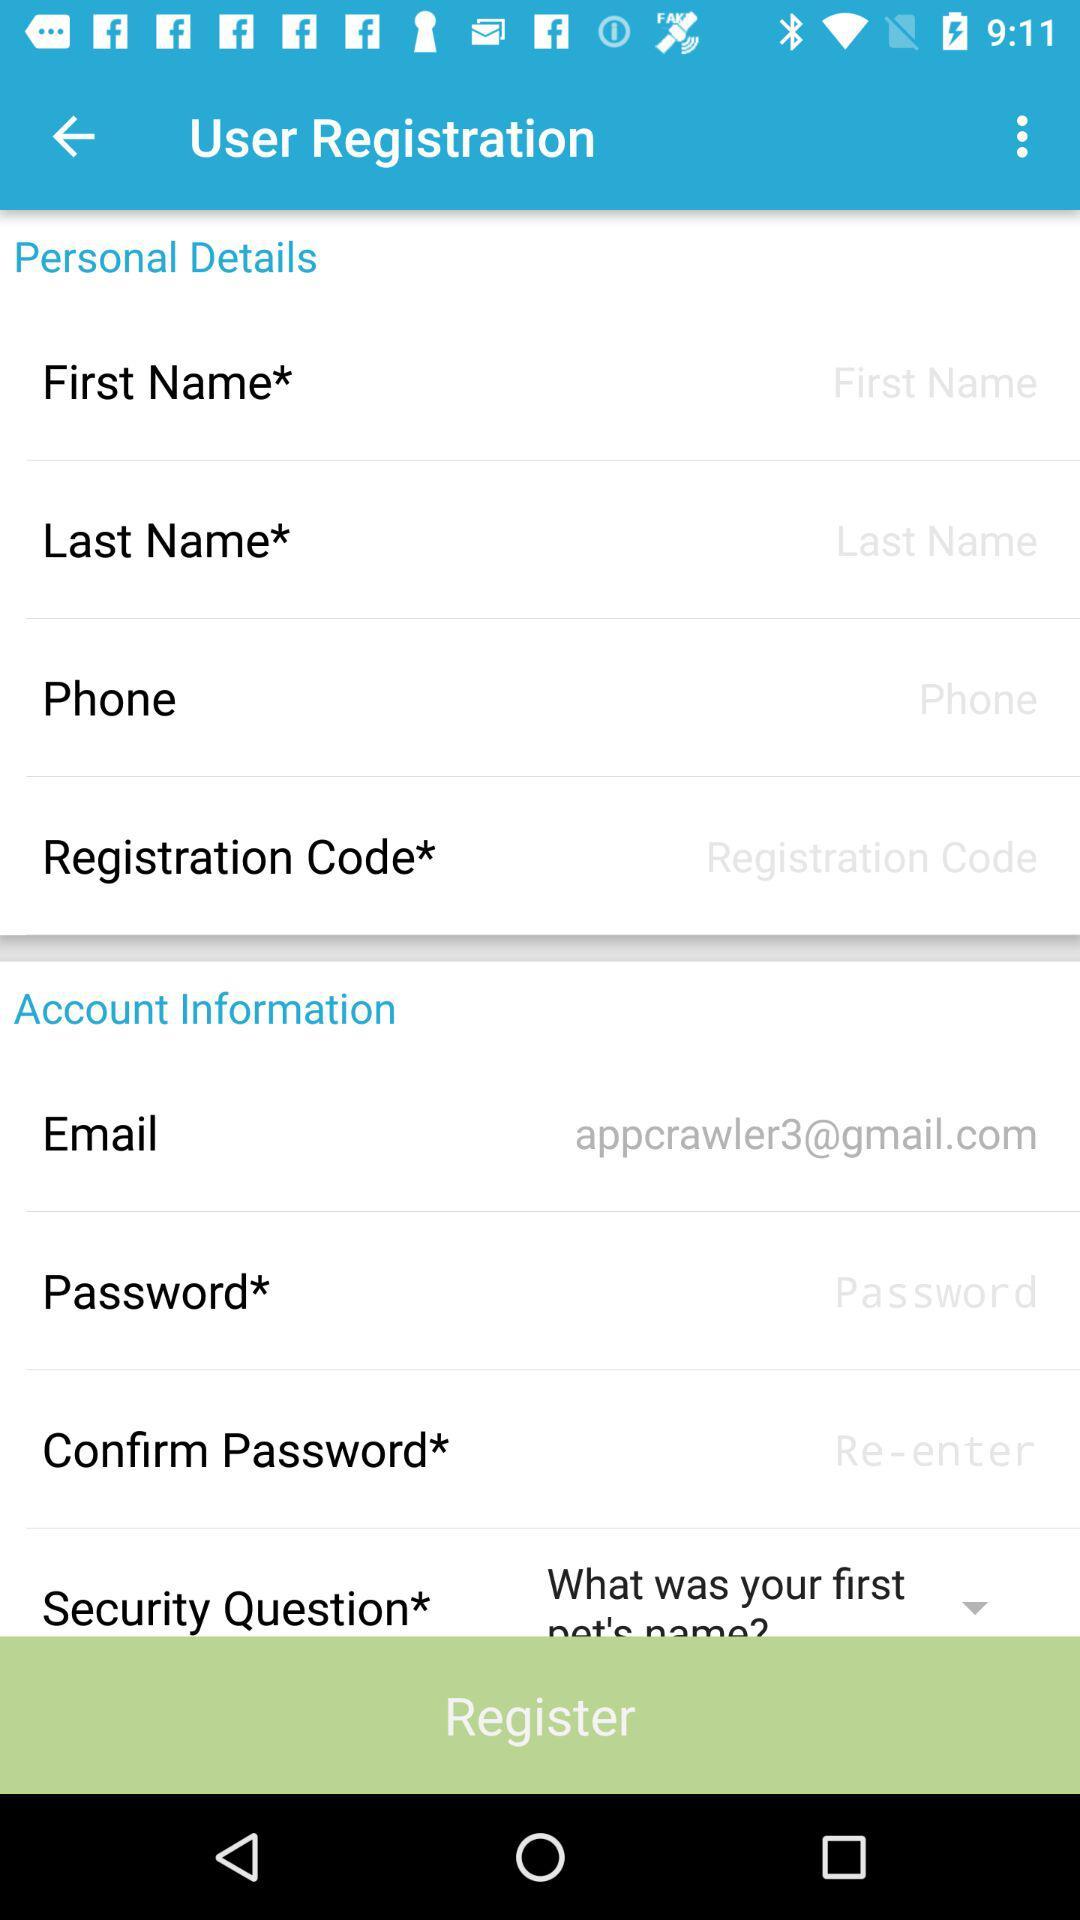  What do you see at coordinates (791, 697) in the screenshot?
I see `information` at bounding box center [791, 697].